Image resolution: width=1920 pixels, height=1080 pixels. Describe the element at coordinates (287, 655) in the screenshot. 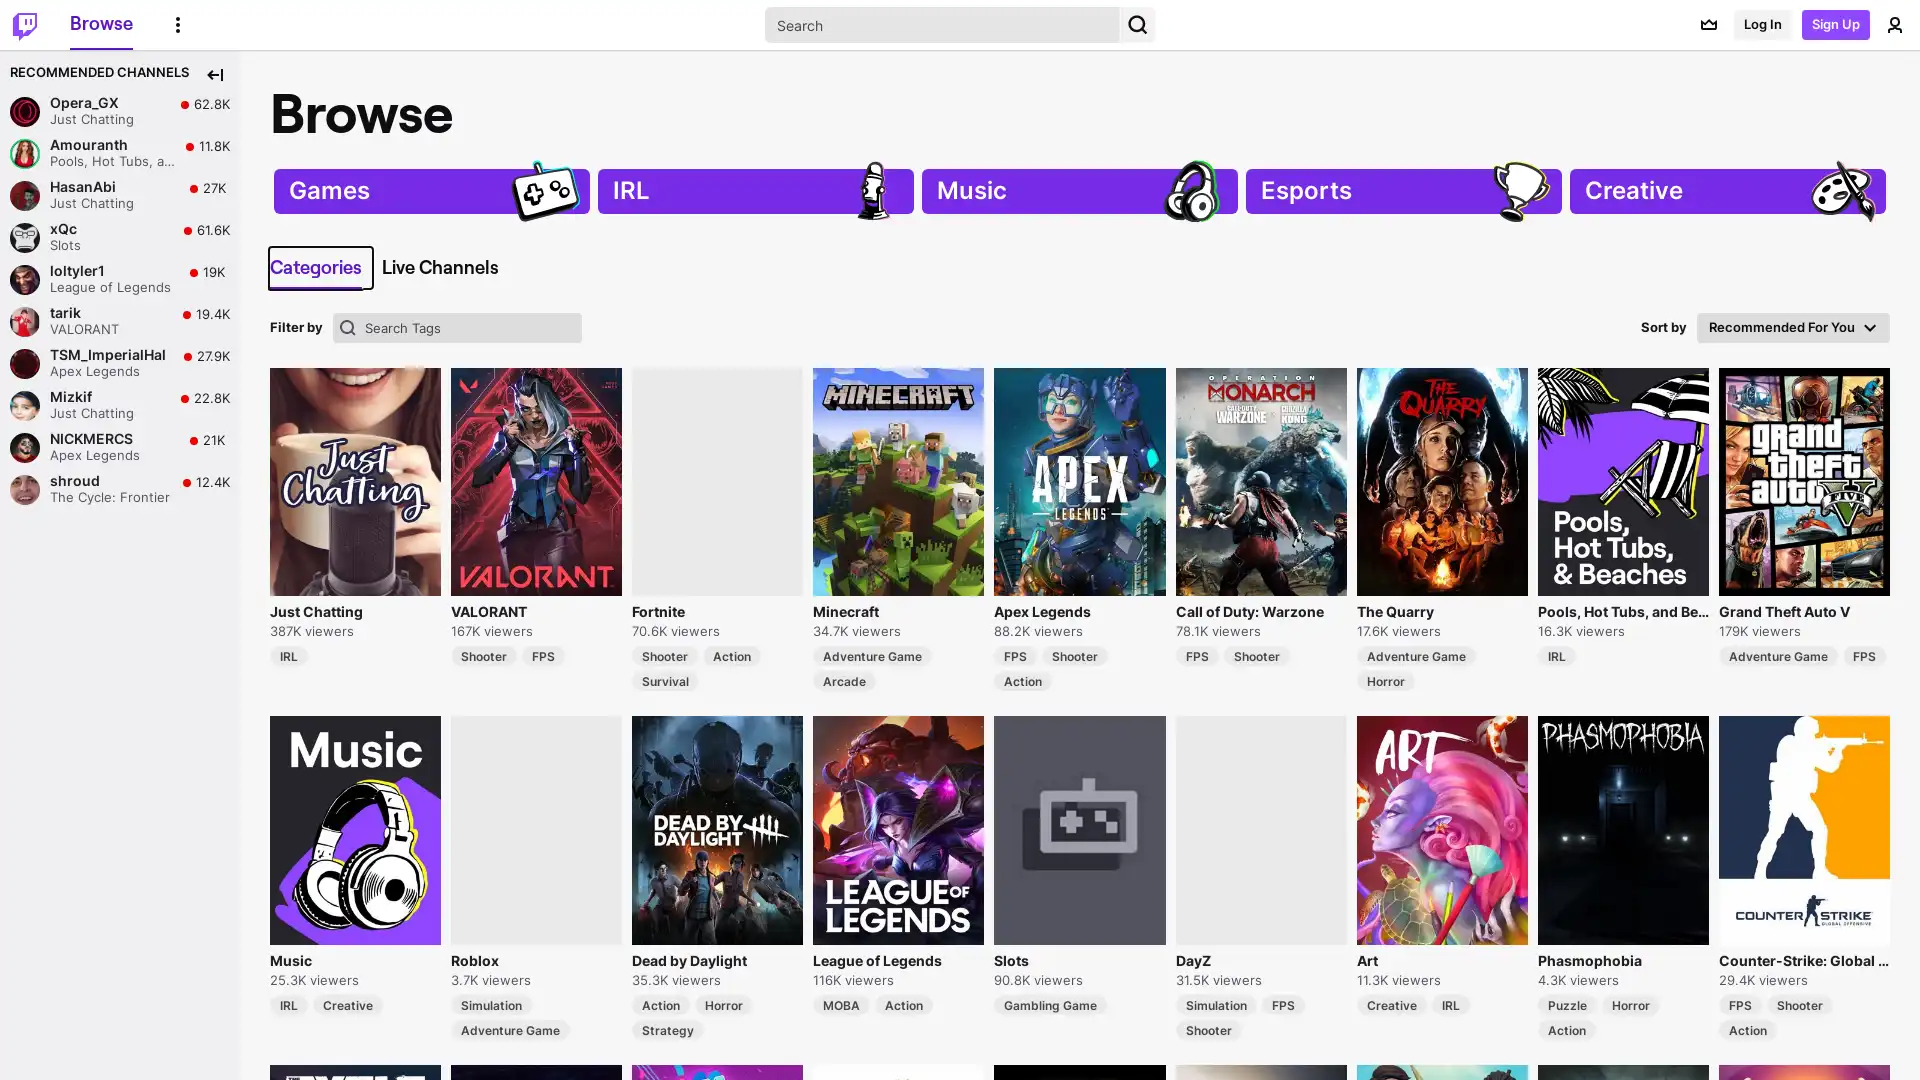

I see `IRL` at that location.